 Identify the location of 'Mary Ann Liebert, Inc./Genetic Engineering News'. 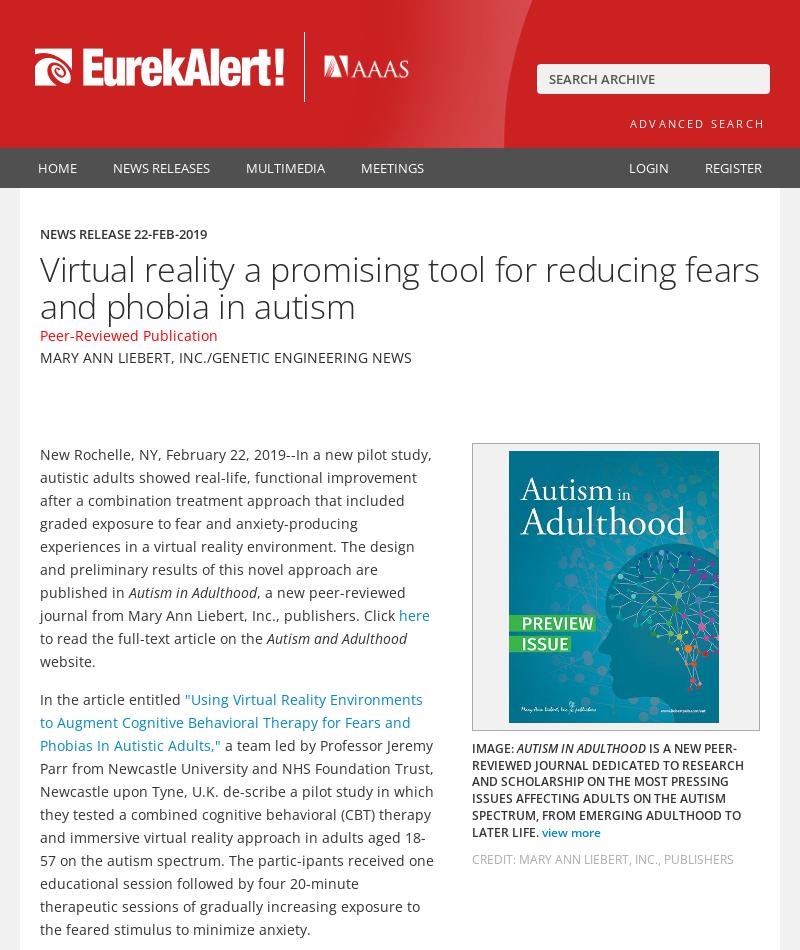
(225, 355).